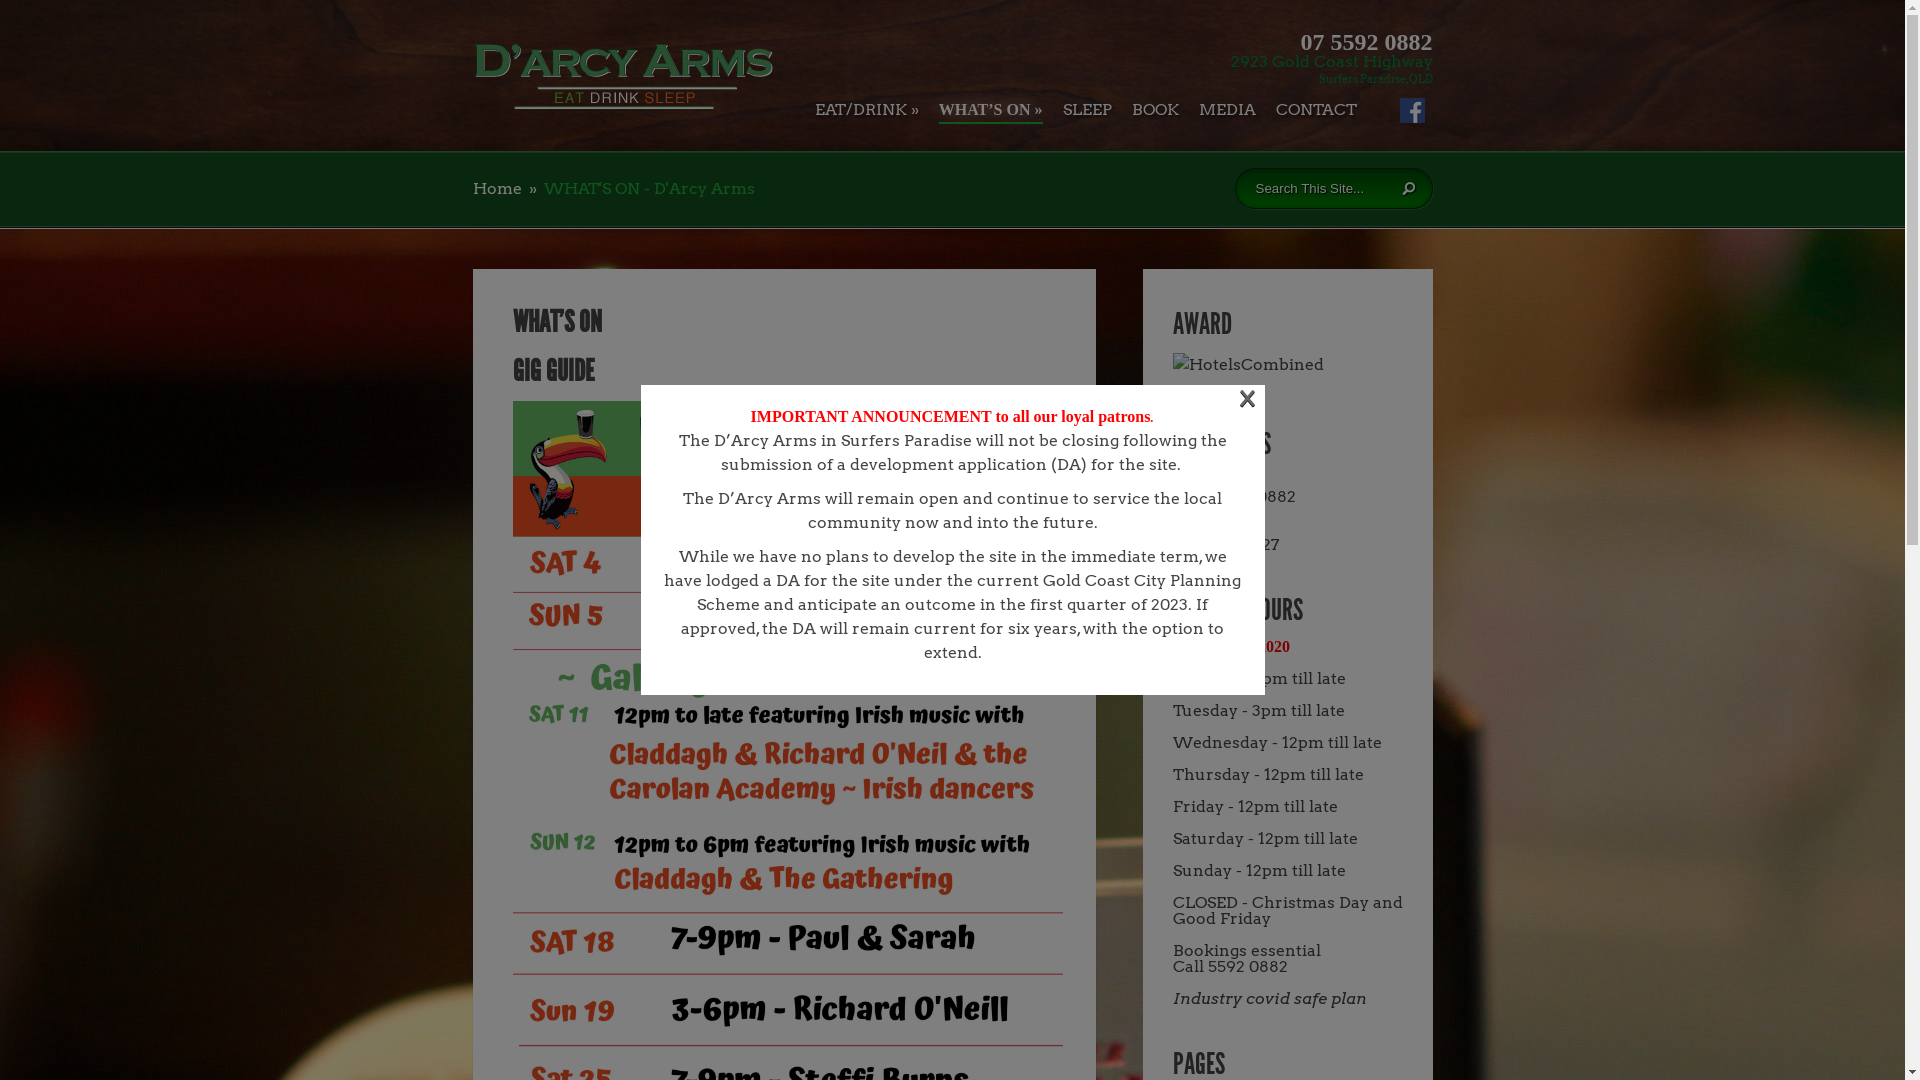  I want to click on 'SLEEP', so click(1085, 114).